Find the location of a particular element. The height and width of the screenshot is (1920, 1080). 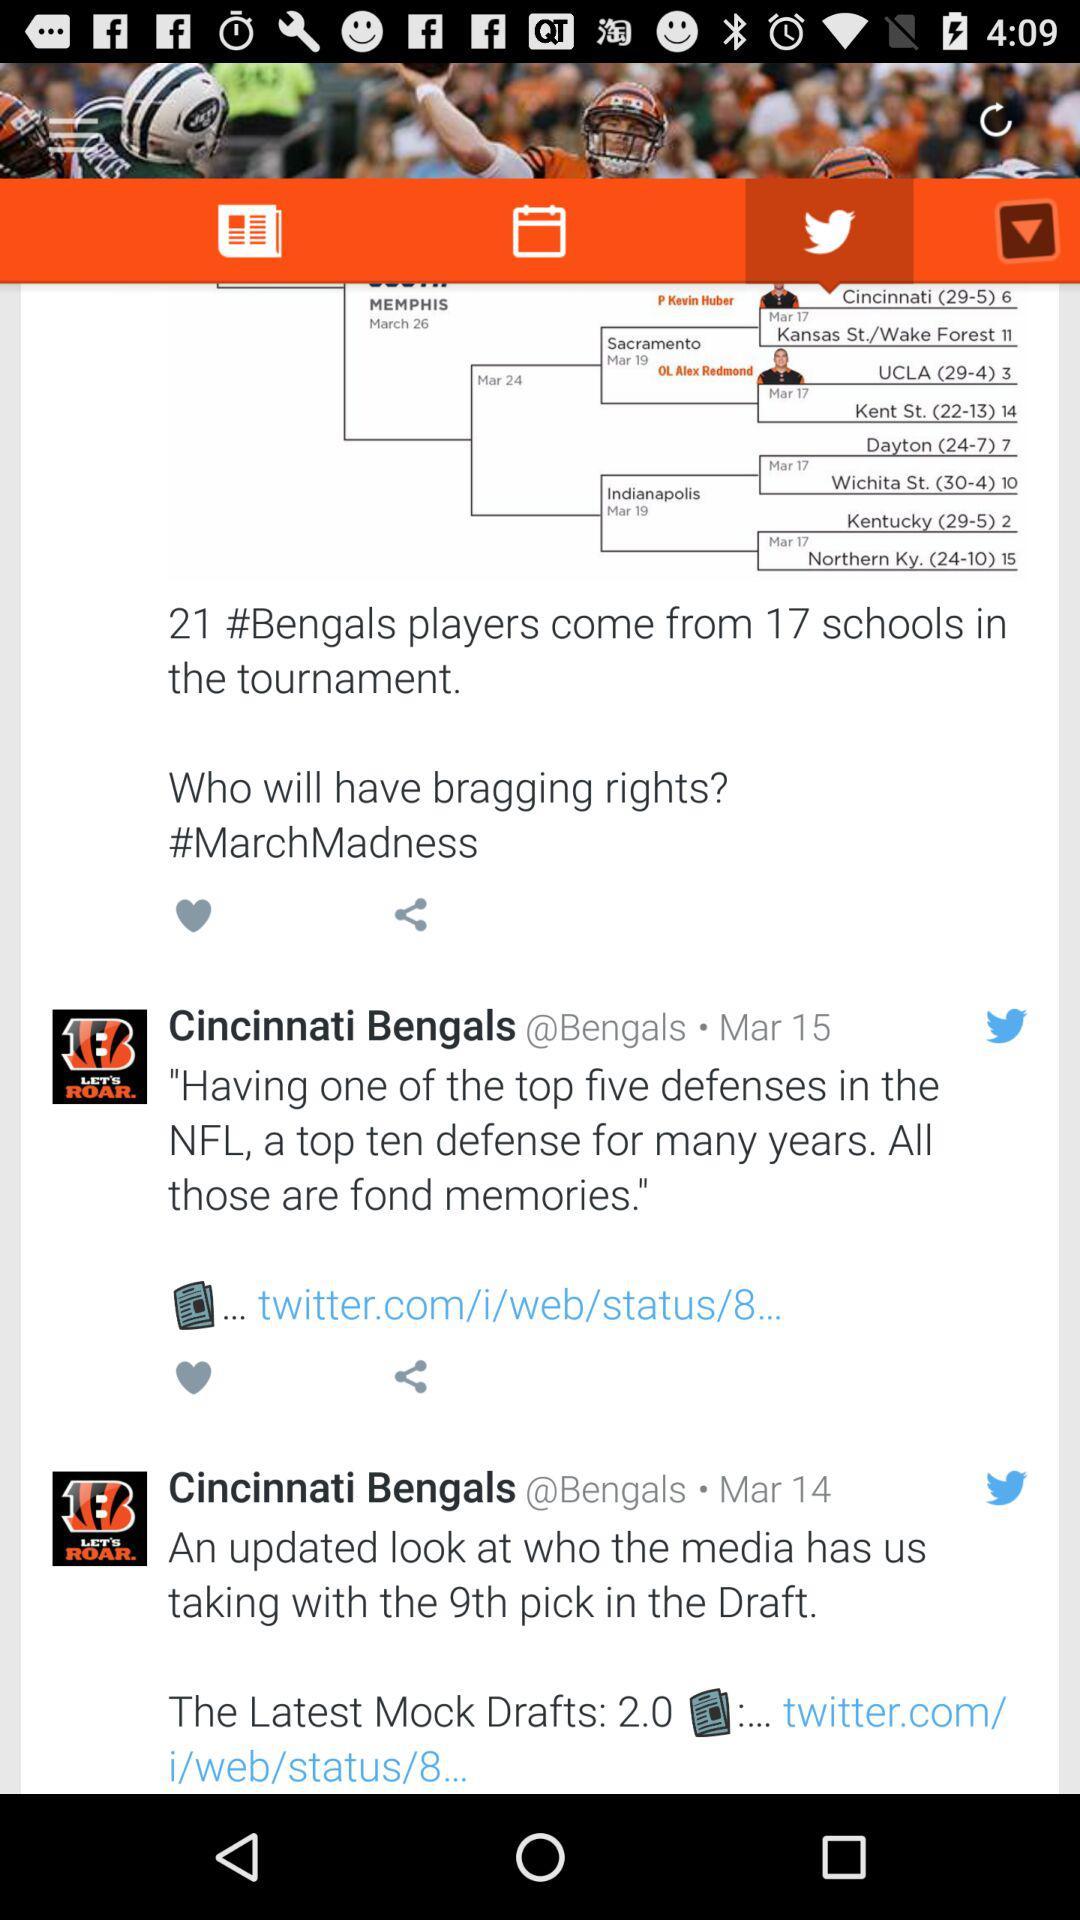

flashing yellow flashing over a players tree is located at coordinates (596, 431).